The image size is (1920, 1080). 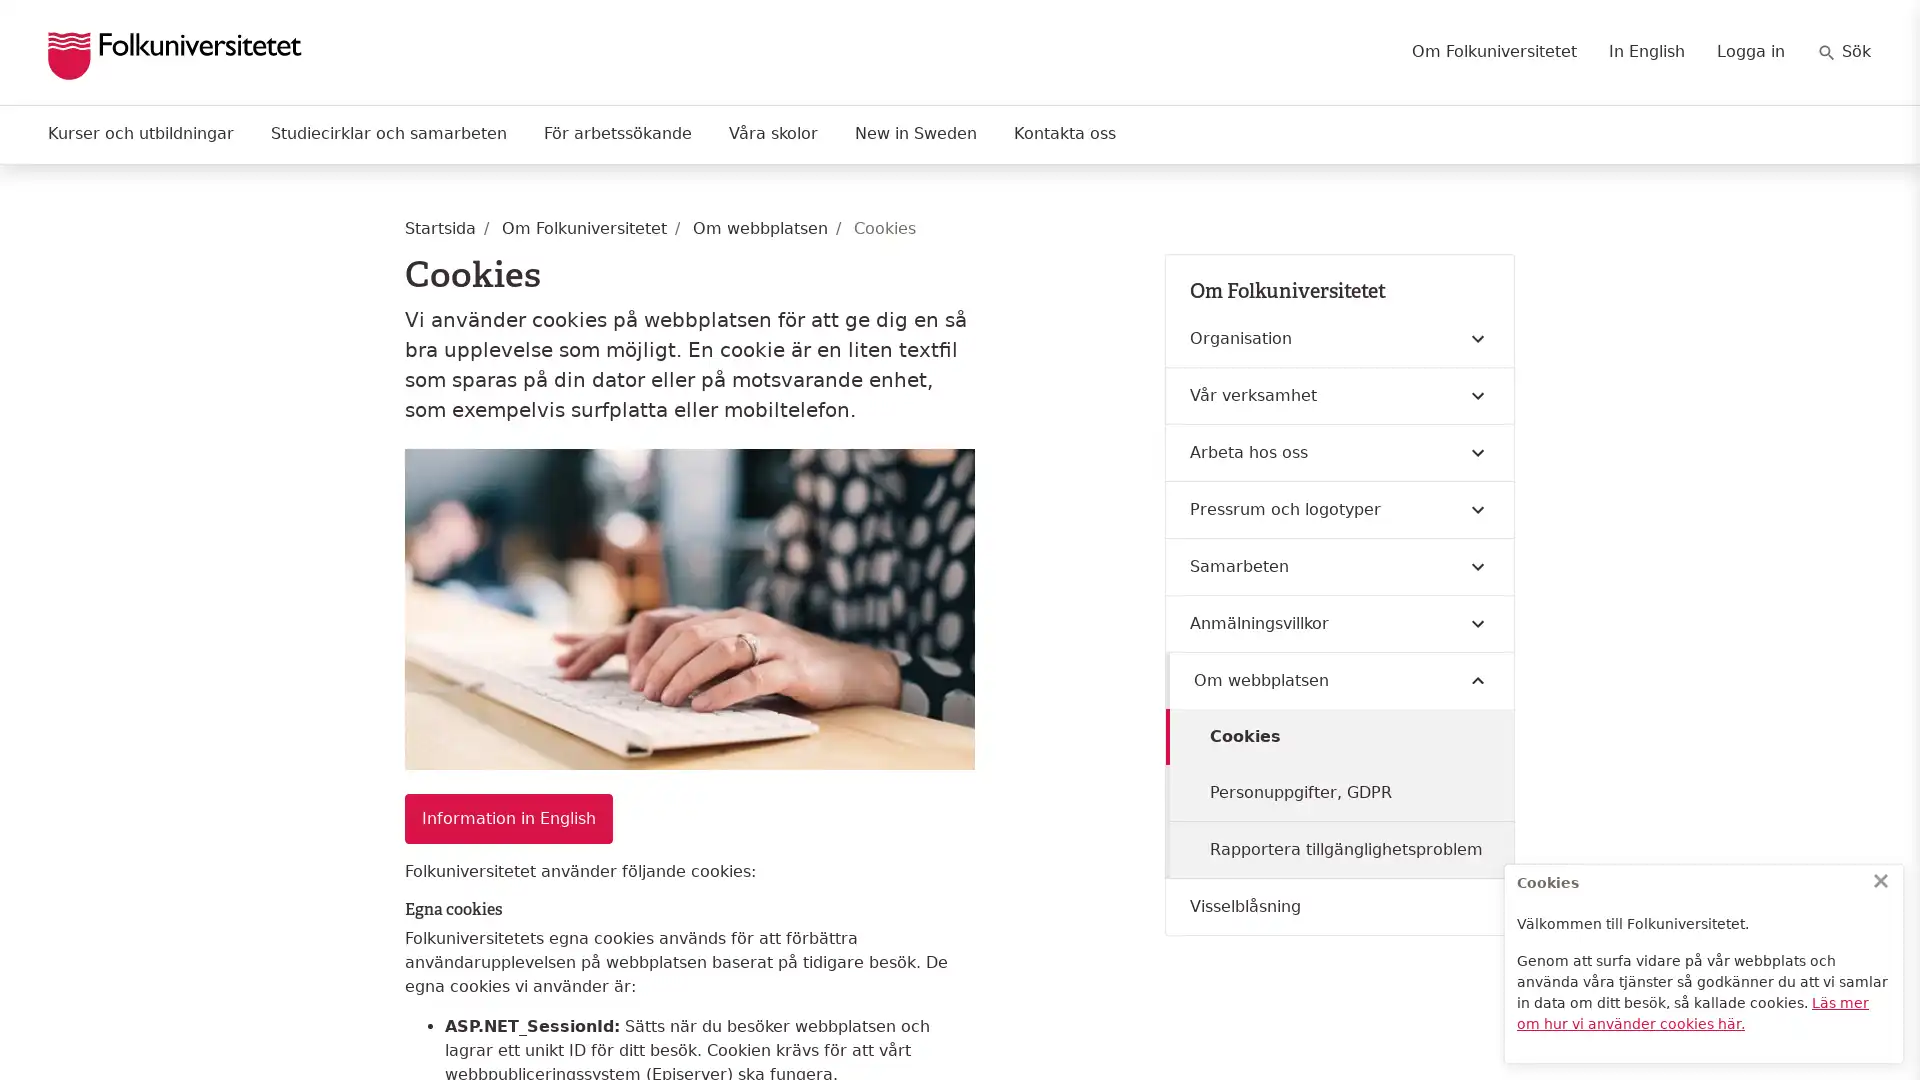 I want to click on Stang, so click(x=1880, y=879).